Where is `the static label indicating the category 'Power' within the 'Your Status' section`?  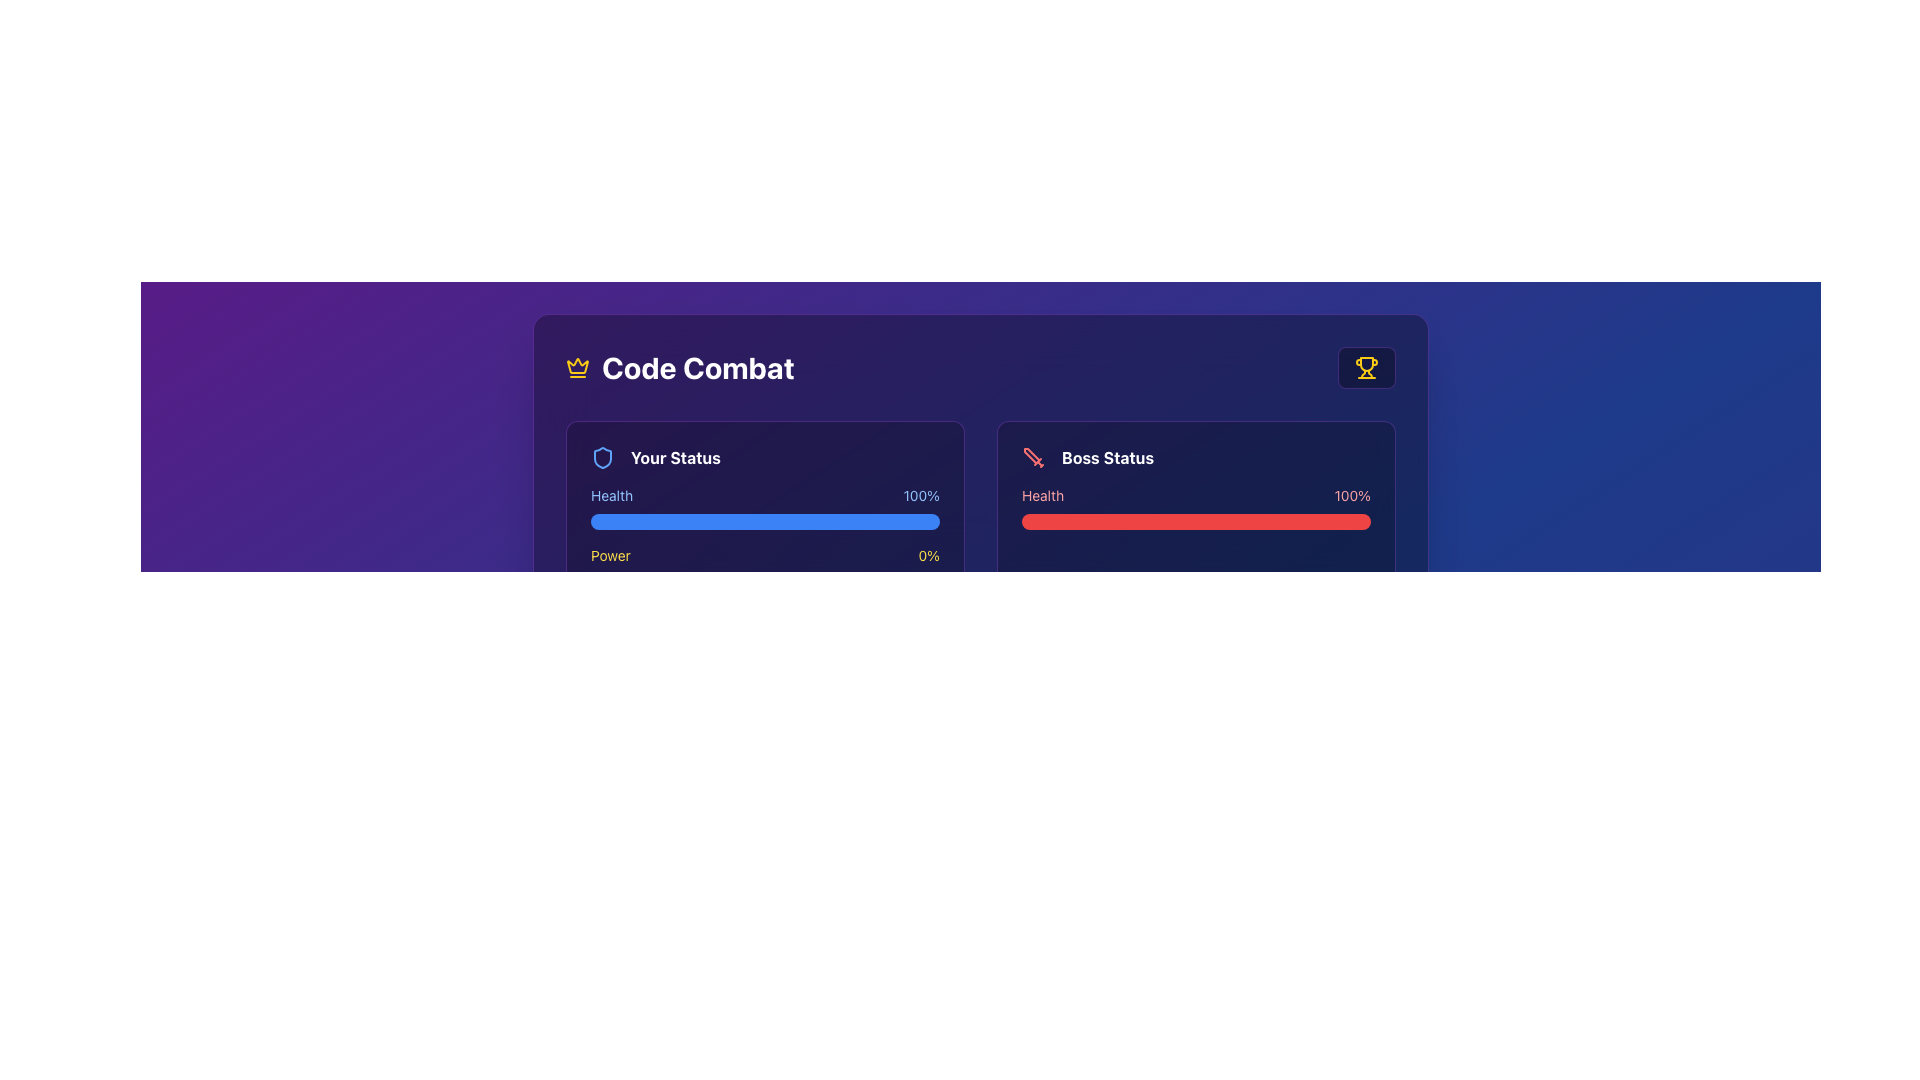
the static label indicating the category 'Power' within the 'Your Status' section is located at coordinates (609, 555).